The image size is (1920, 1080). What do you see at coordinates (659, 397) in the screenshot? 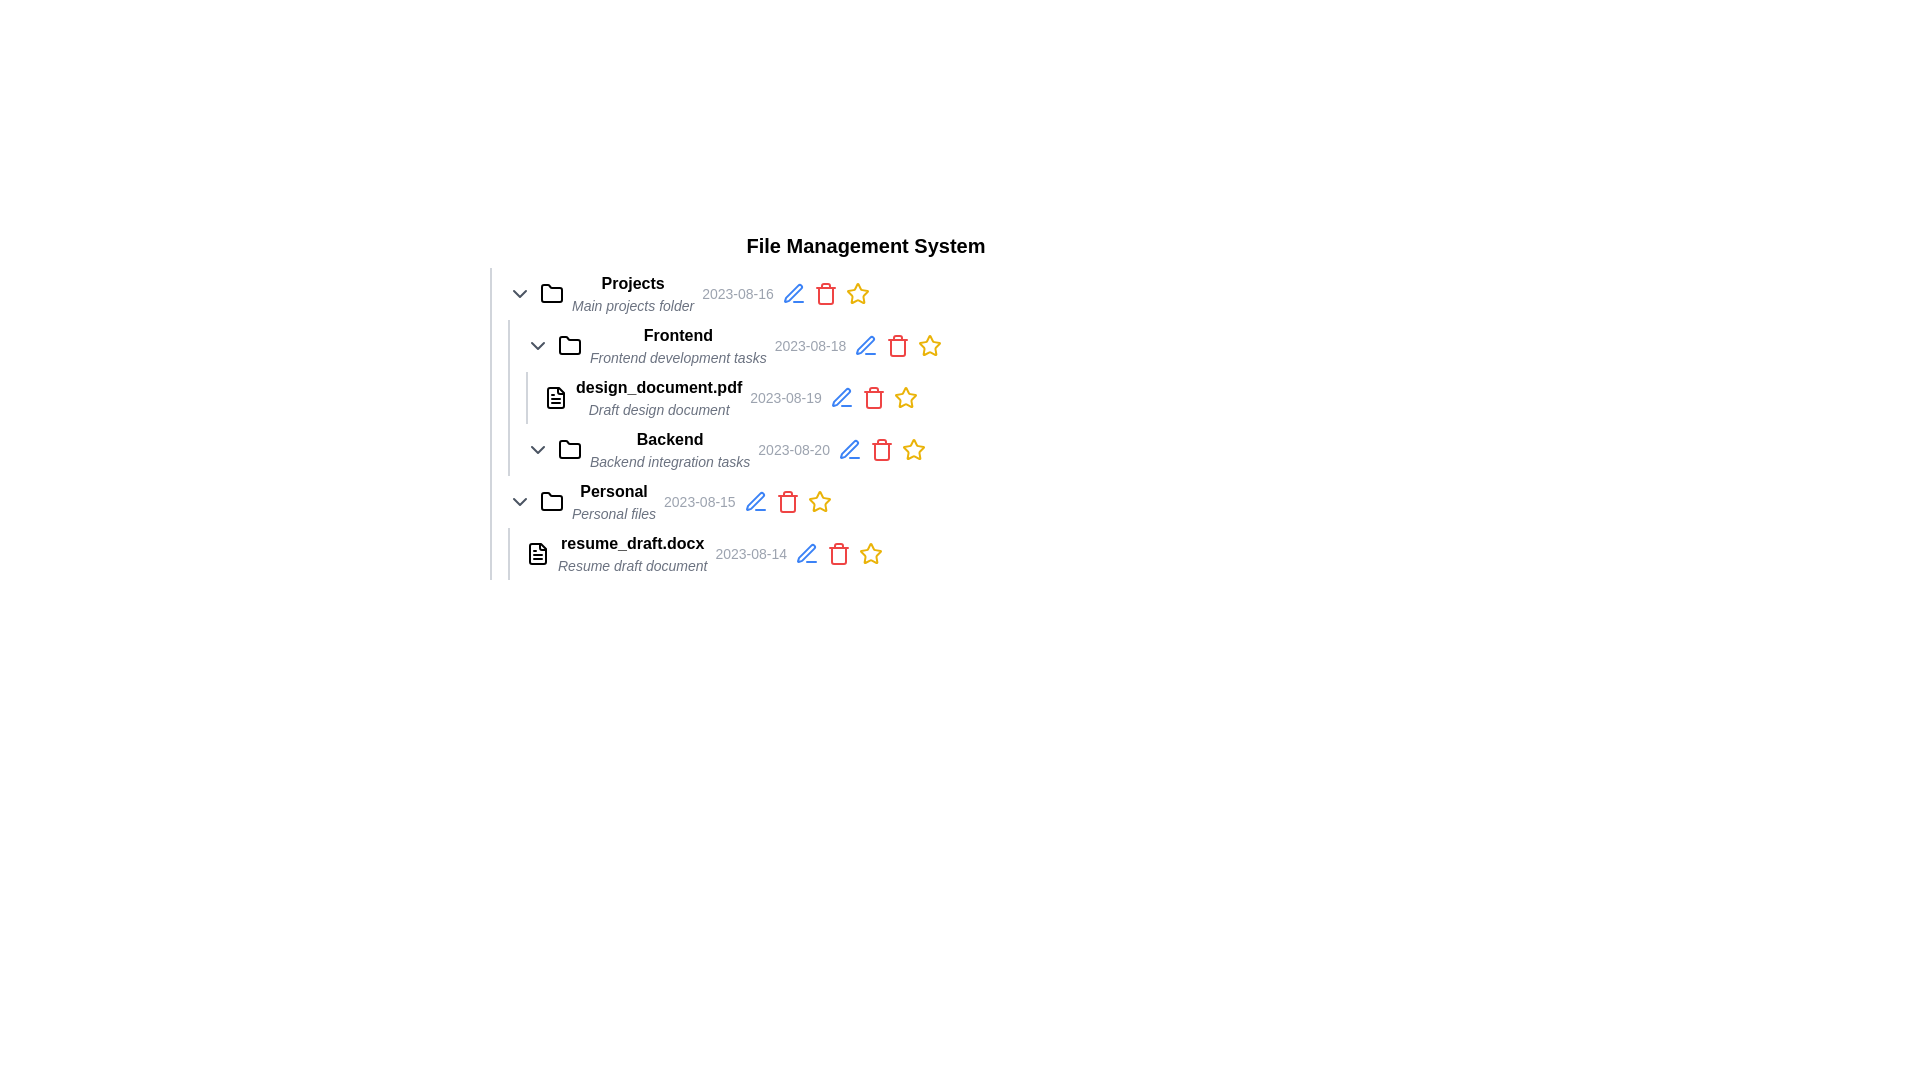
I see `the italicized description 'Draft design document' of the text-label component for the file 'design_document.pdf' located under the 'Frontend' folder in the 'Projects' section` at bounding box center [659, 397].